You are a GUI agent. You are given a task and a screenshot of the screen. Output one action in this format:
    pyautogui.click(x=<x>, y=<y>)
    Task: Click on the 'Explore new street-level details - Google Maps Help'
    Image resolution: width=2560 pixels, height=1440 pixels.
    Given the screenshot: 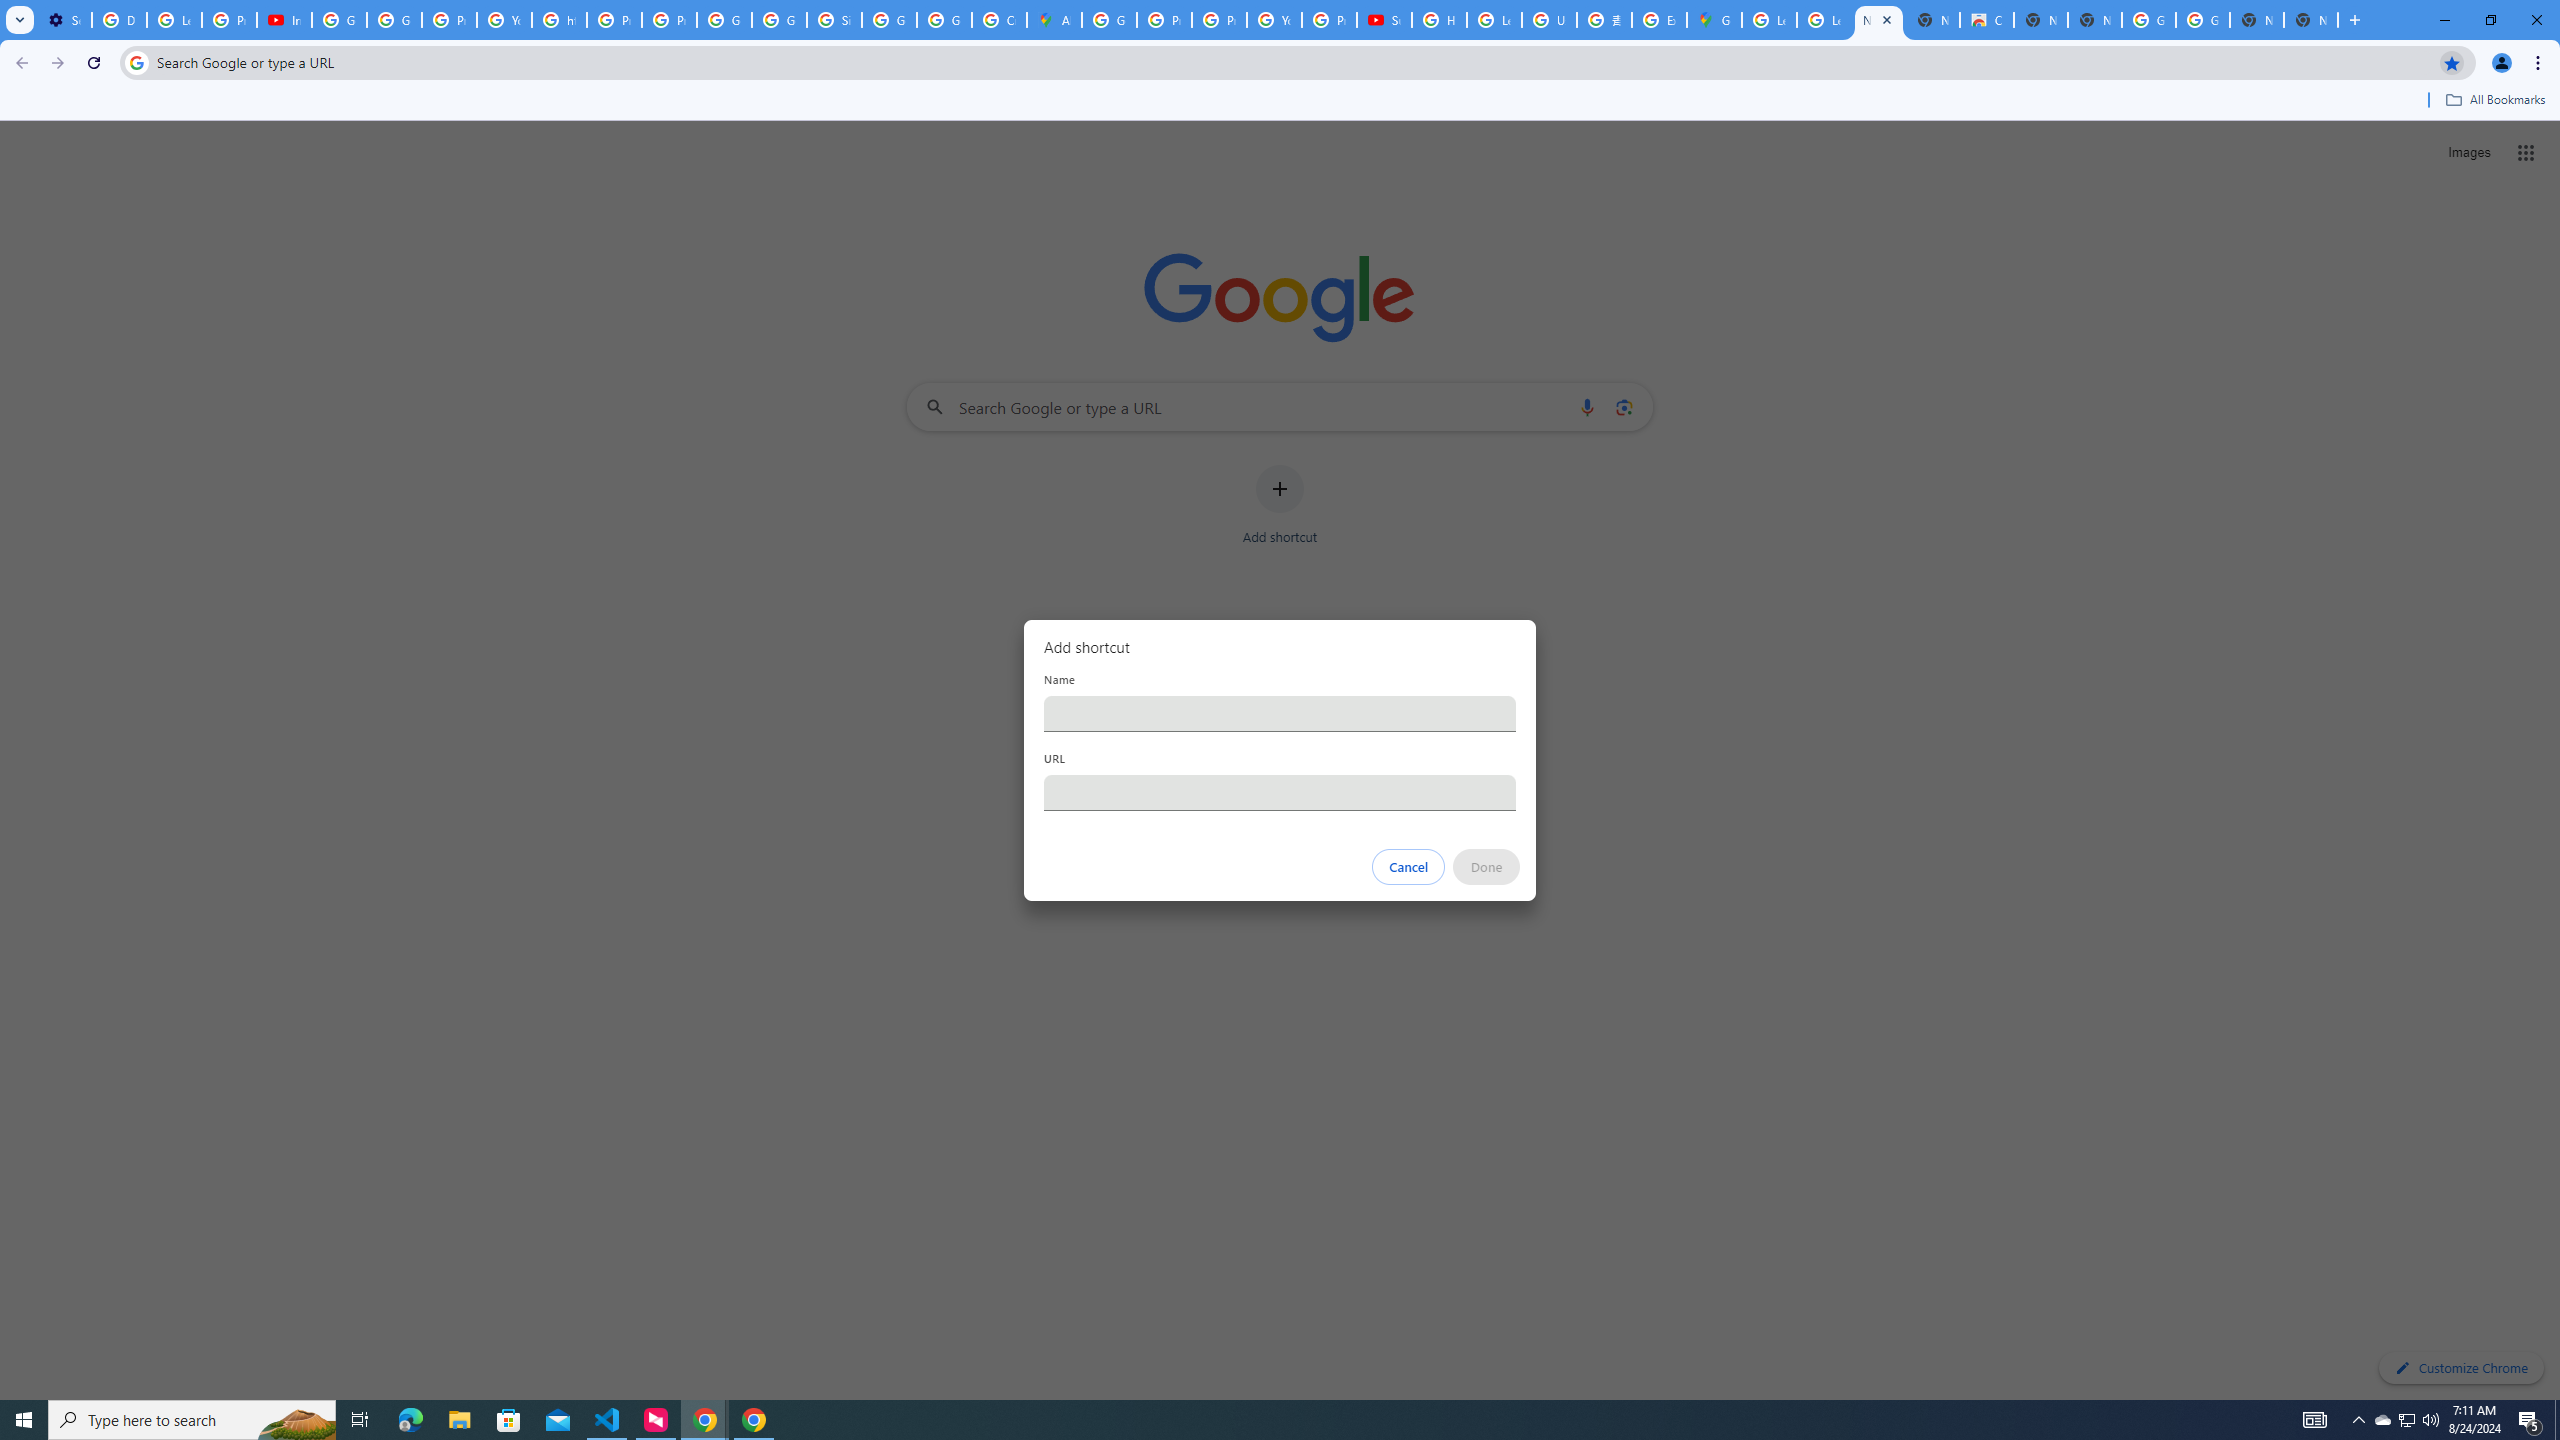 What is the action you would take?
    pyautogui.click(x=1658, y=19)
    